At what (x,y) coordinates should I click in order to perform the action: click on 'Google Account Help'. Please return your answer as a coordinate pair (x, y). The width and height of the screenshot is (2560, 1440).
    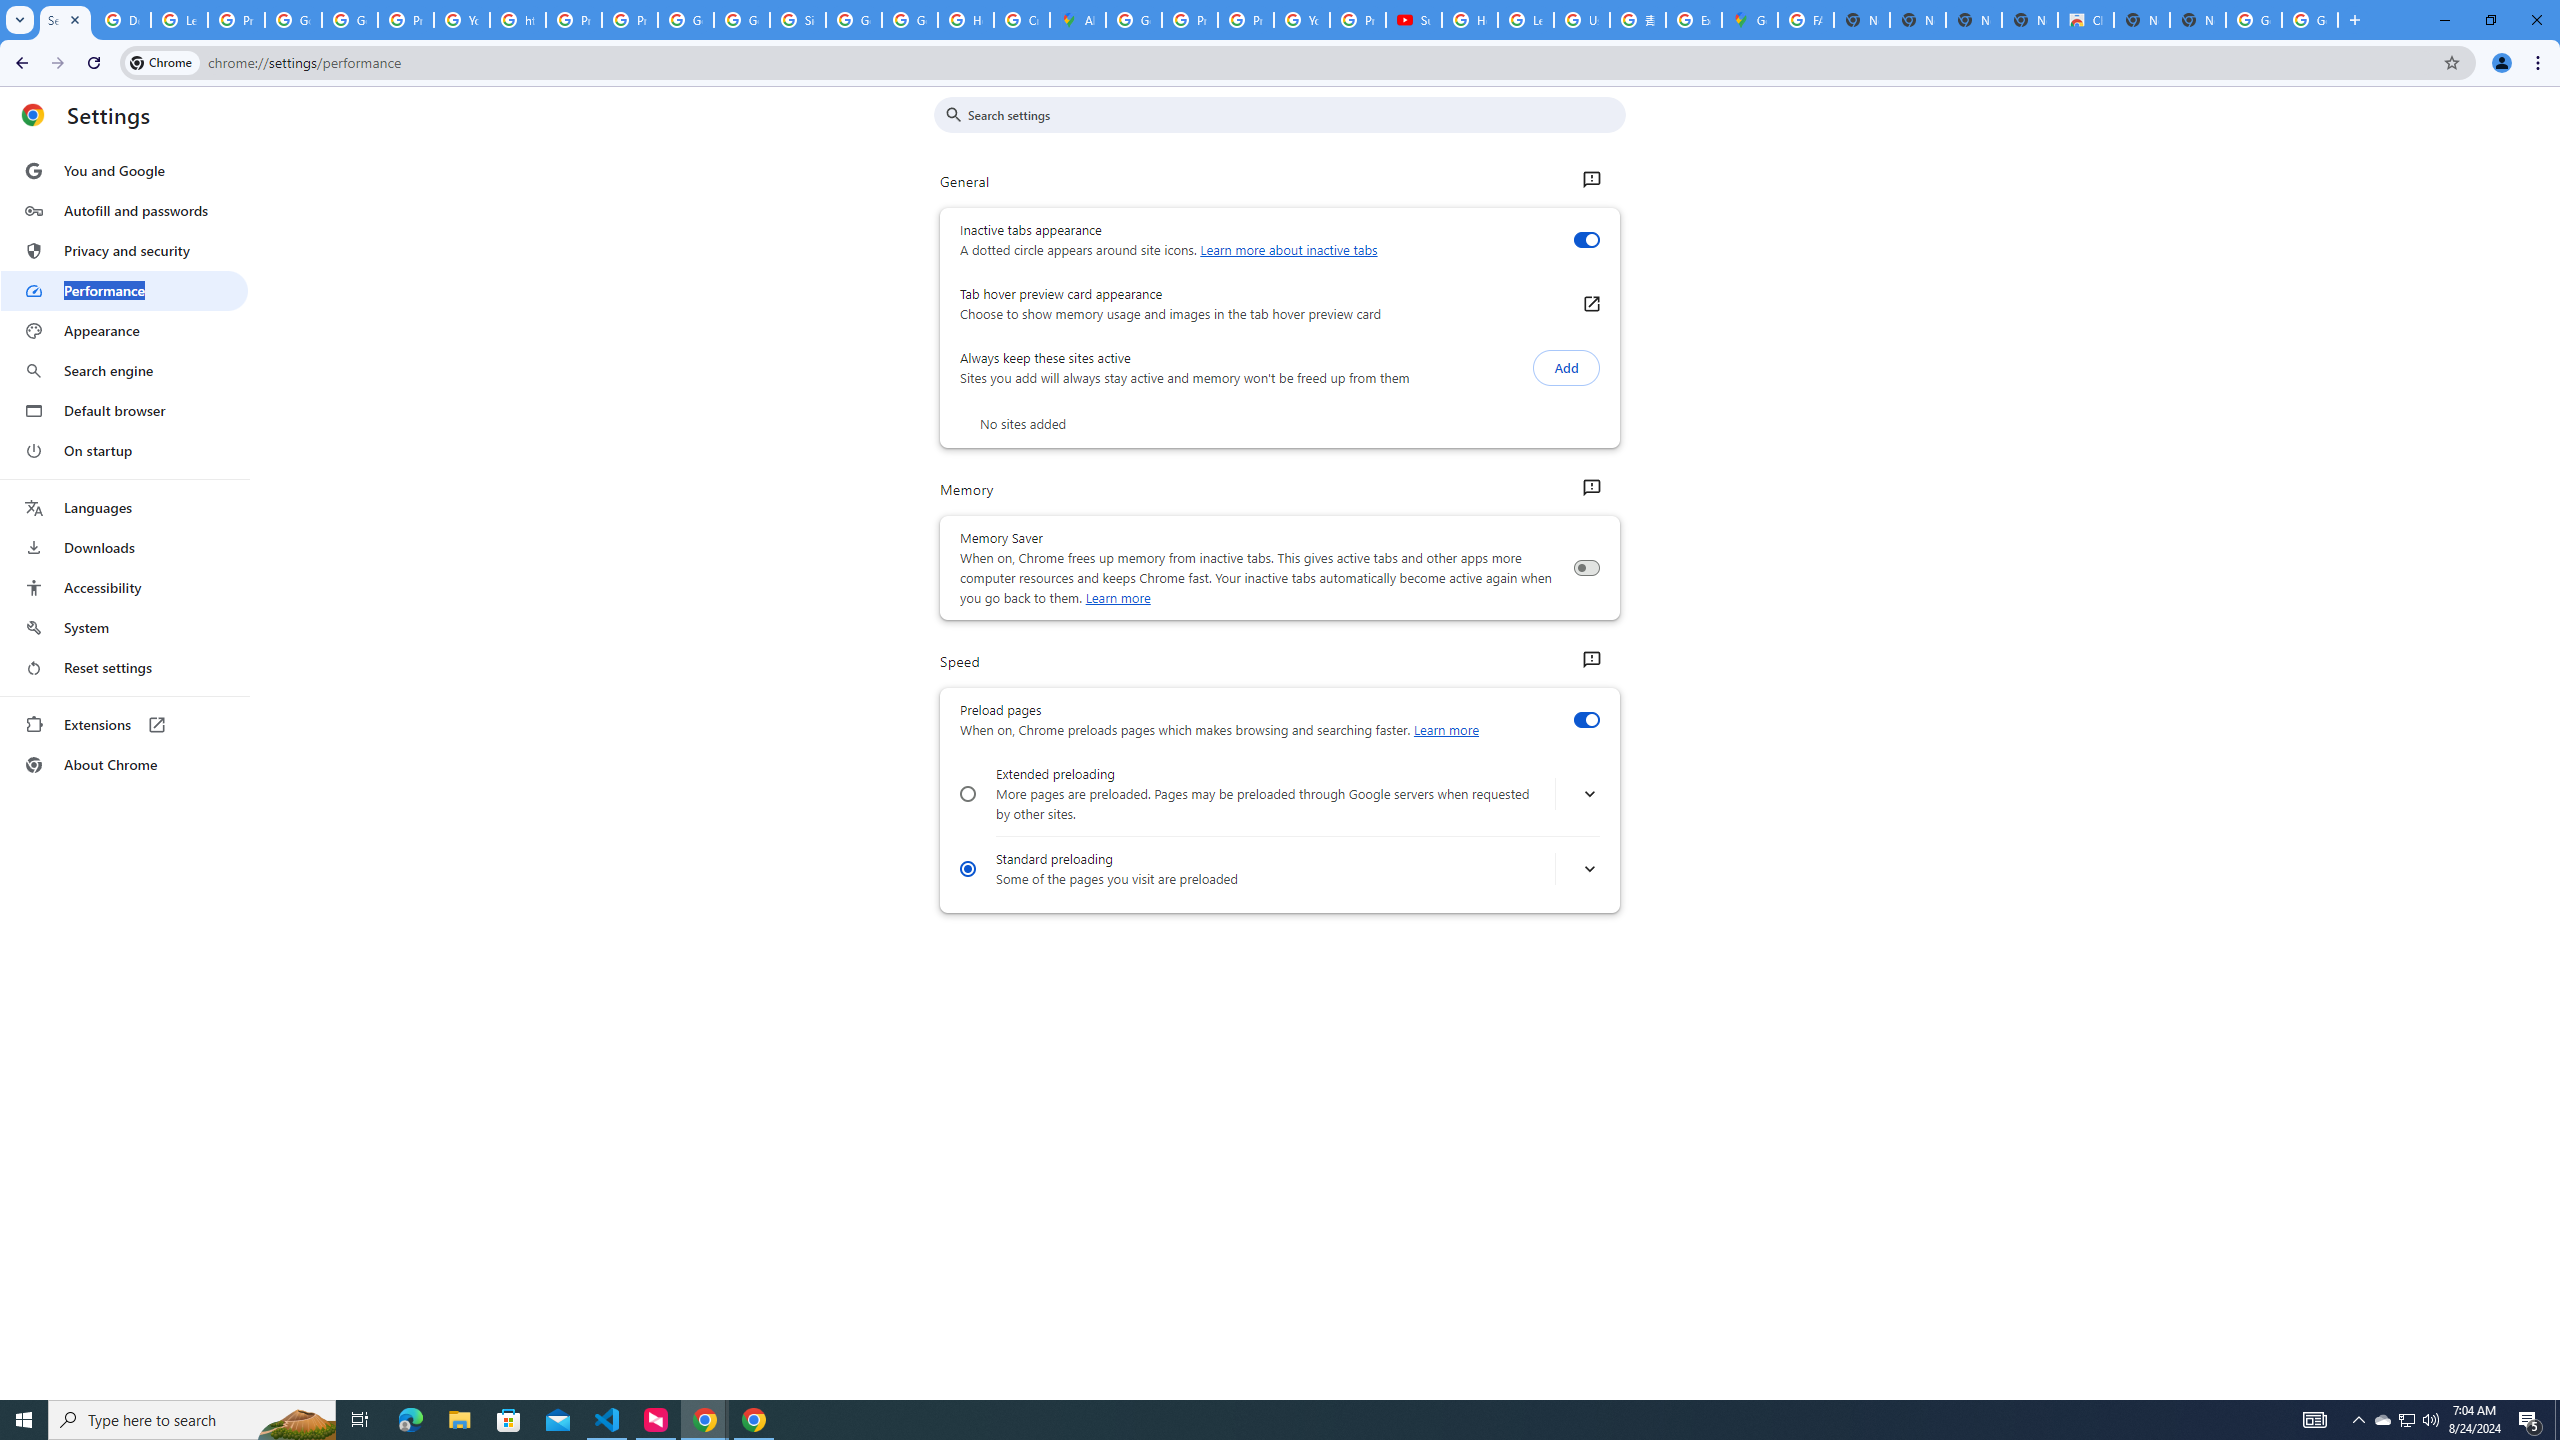
    Looking at the image, I should click on (293, 19).